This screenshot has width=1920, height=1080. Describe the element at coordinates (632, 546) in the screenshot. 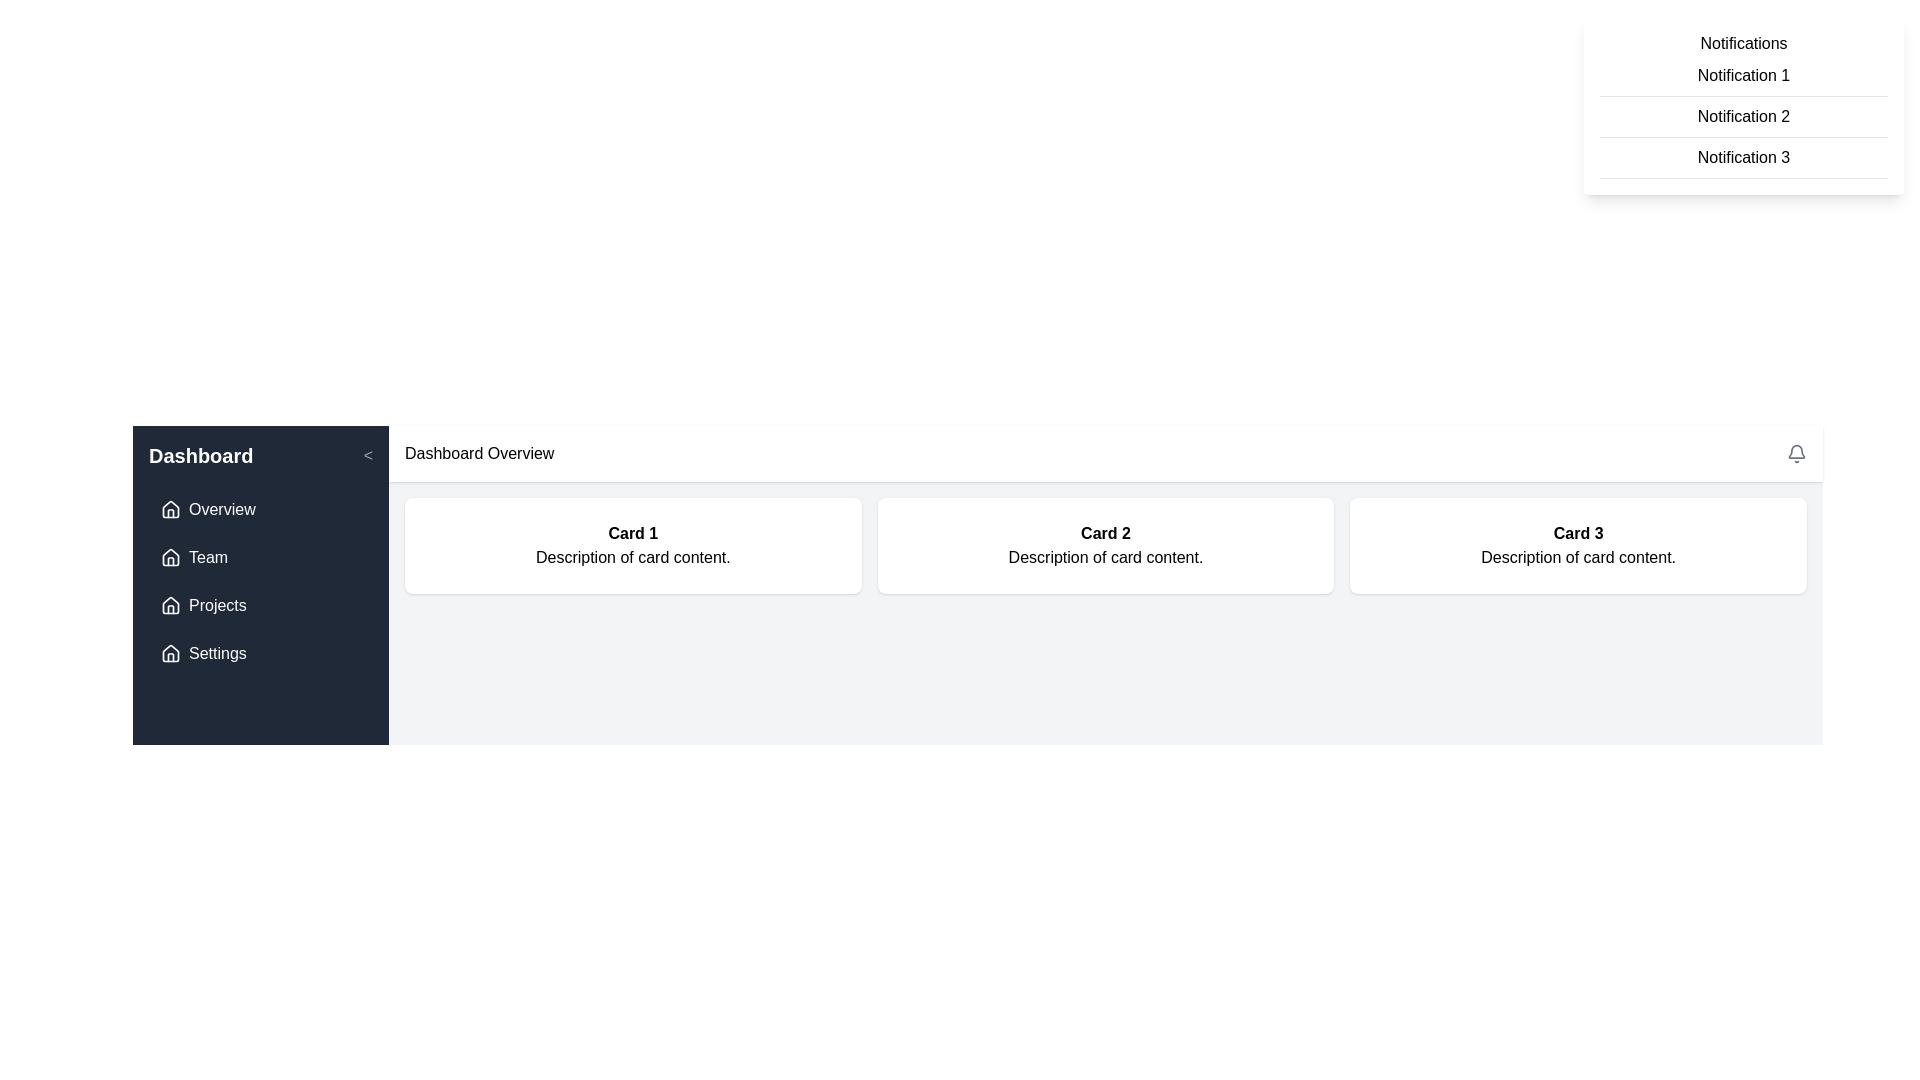

I see `the first informational card located in the central part of the interface, which contains a title and a description` at that location.